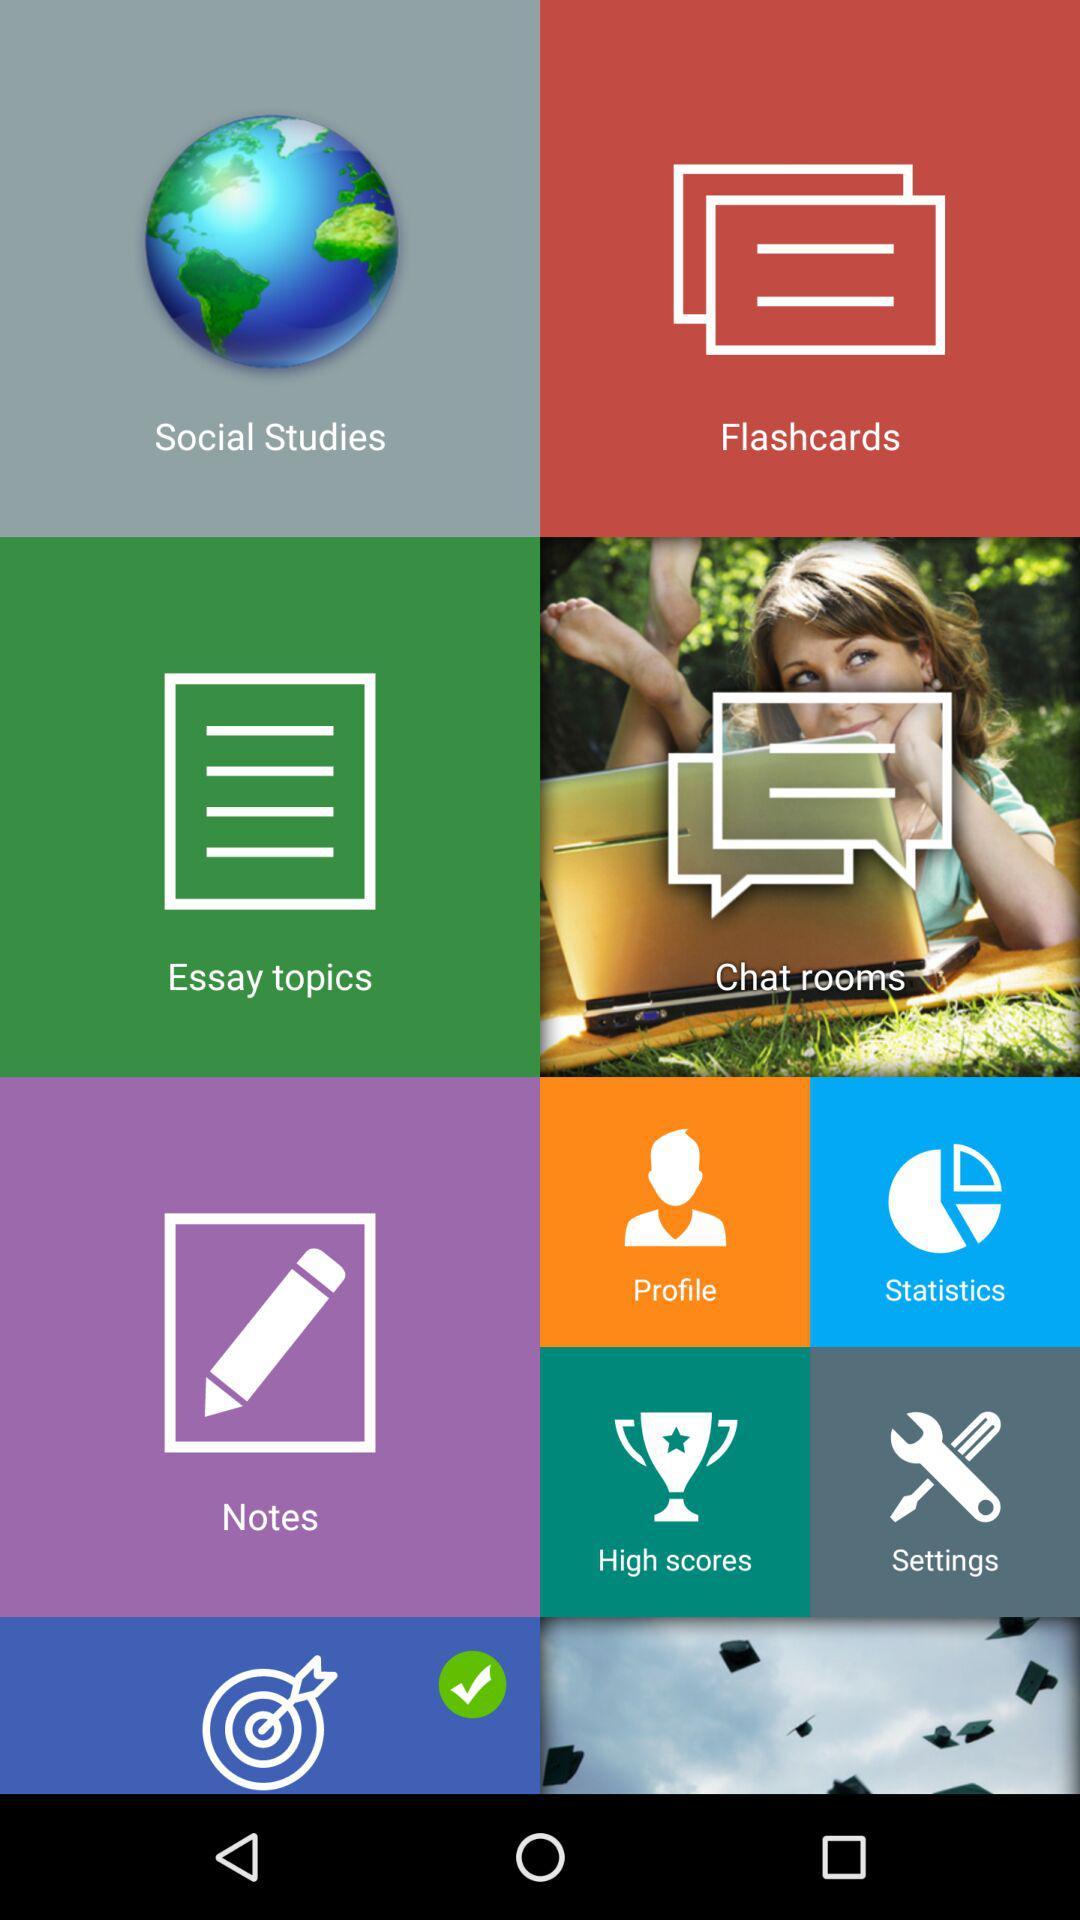 The image size is (1080, 1920). I want to click on item next to high scores, so click(270, 1704).